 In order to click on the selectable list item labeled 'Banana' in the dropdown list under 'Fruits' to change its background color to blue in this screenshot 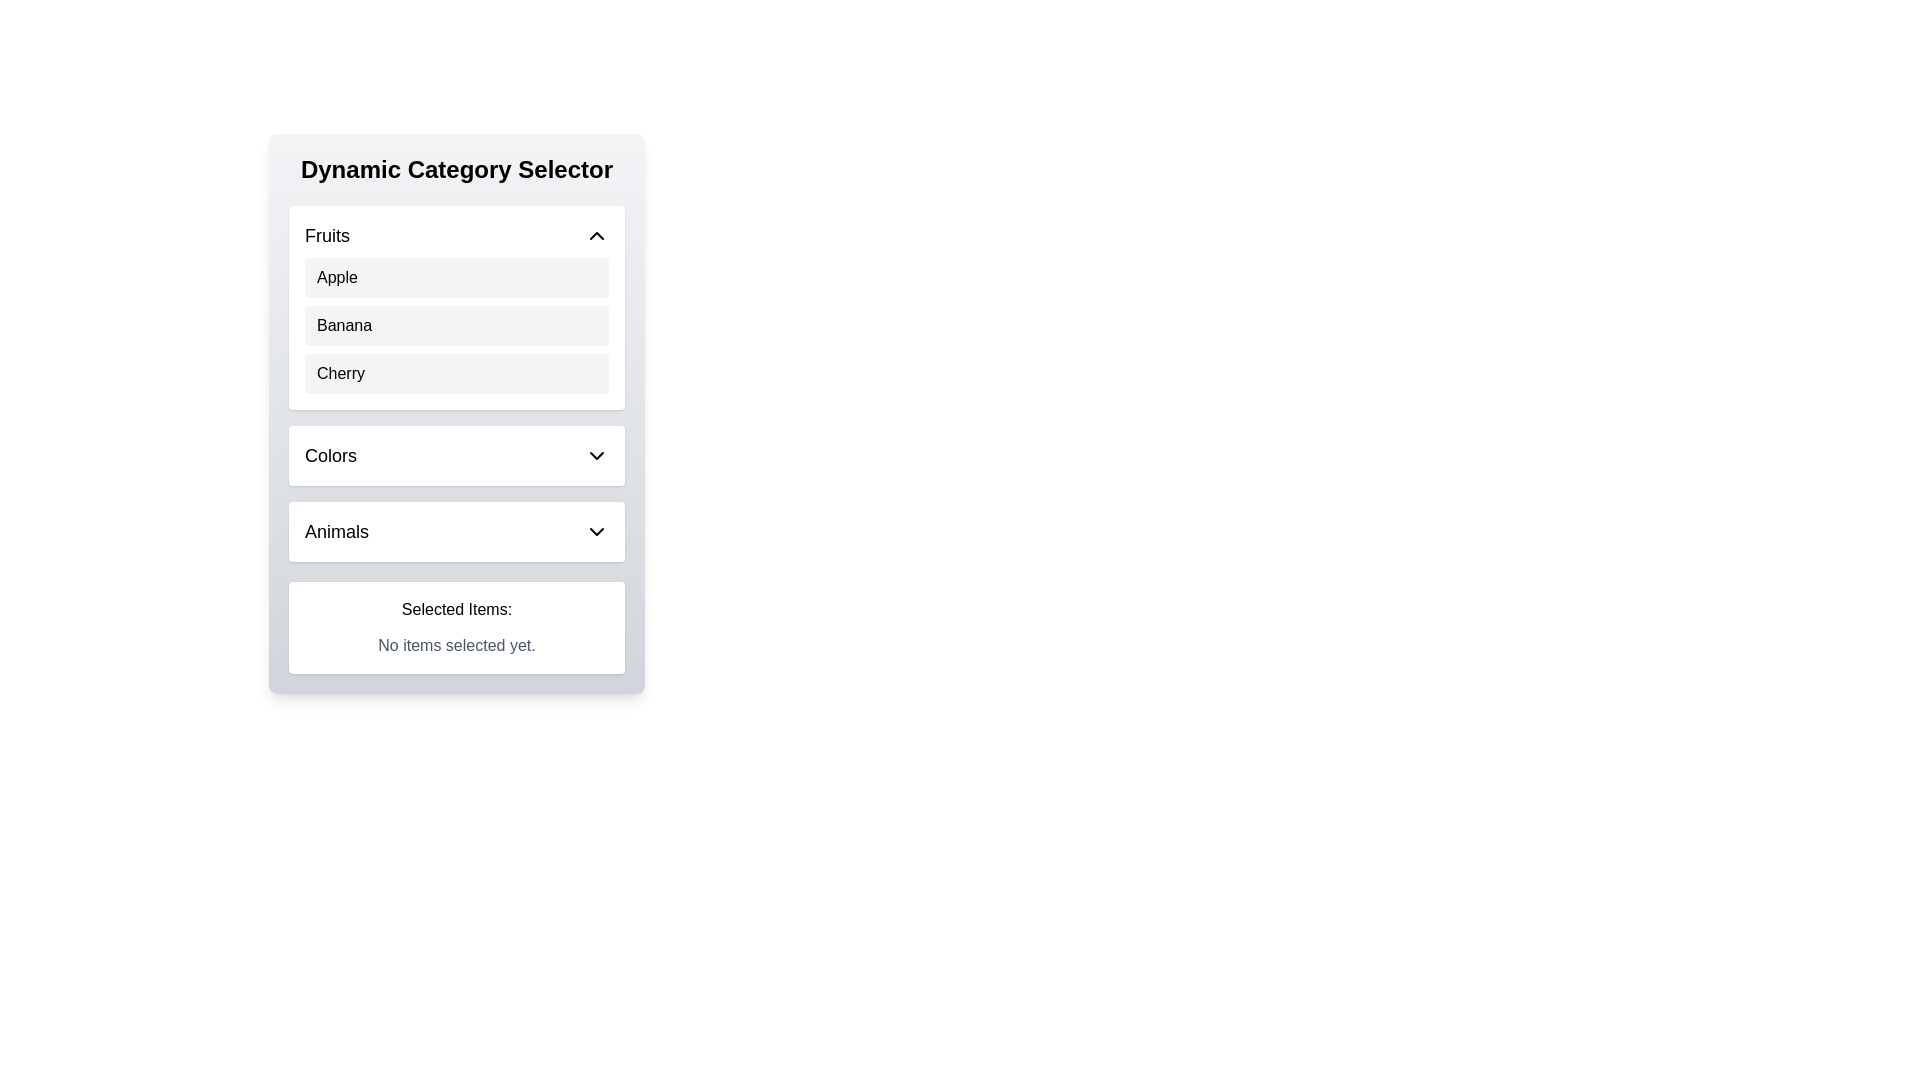, I will do `click(455, 325)`.